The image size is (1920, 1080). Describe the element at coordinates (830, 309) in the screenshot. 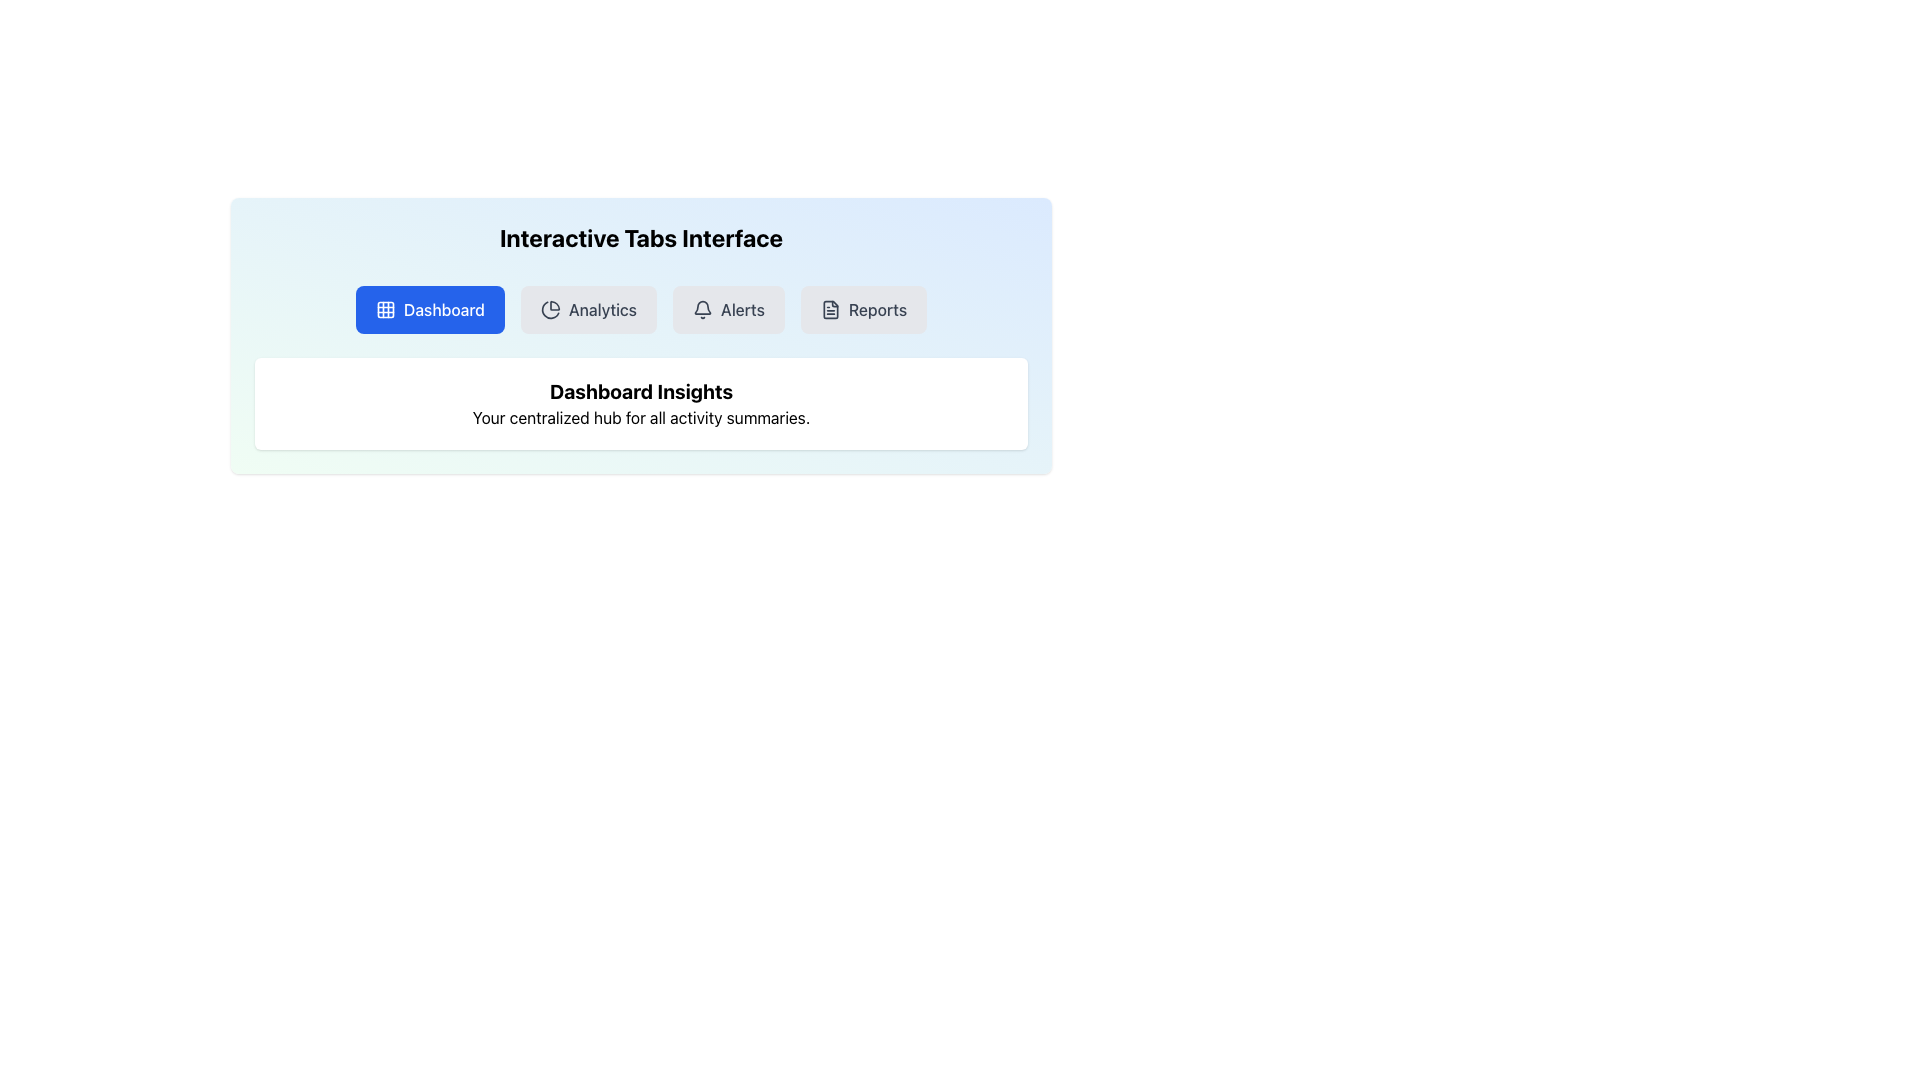

I see `the simplified rectangular file icon with rounded corners located within the 'Reports' tab button in the tabbed navigation section` at that location.